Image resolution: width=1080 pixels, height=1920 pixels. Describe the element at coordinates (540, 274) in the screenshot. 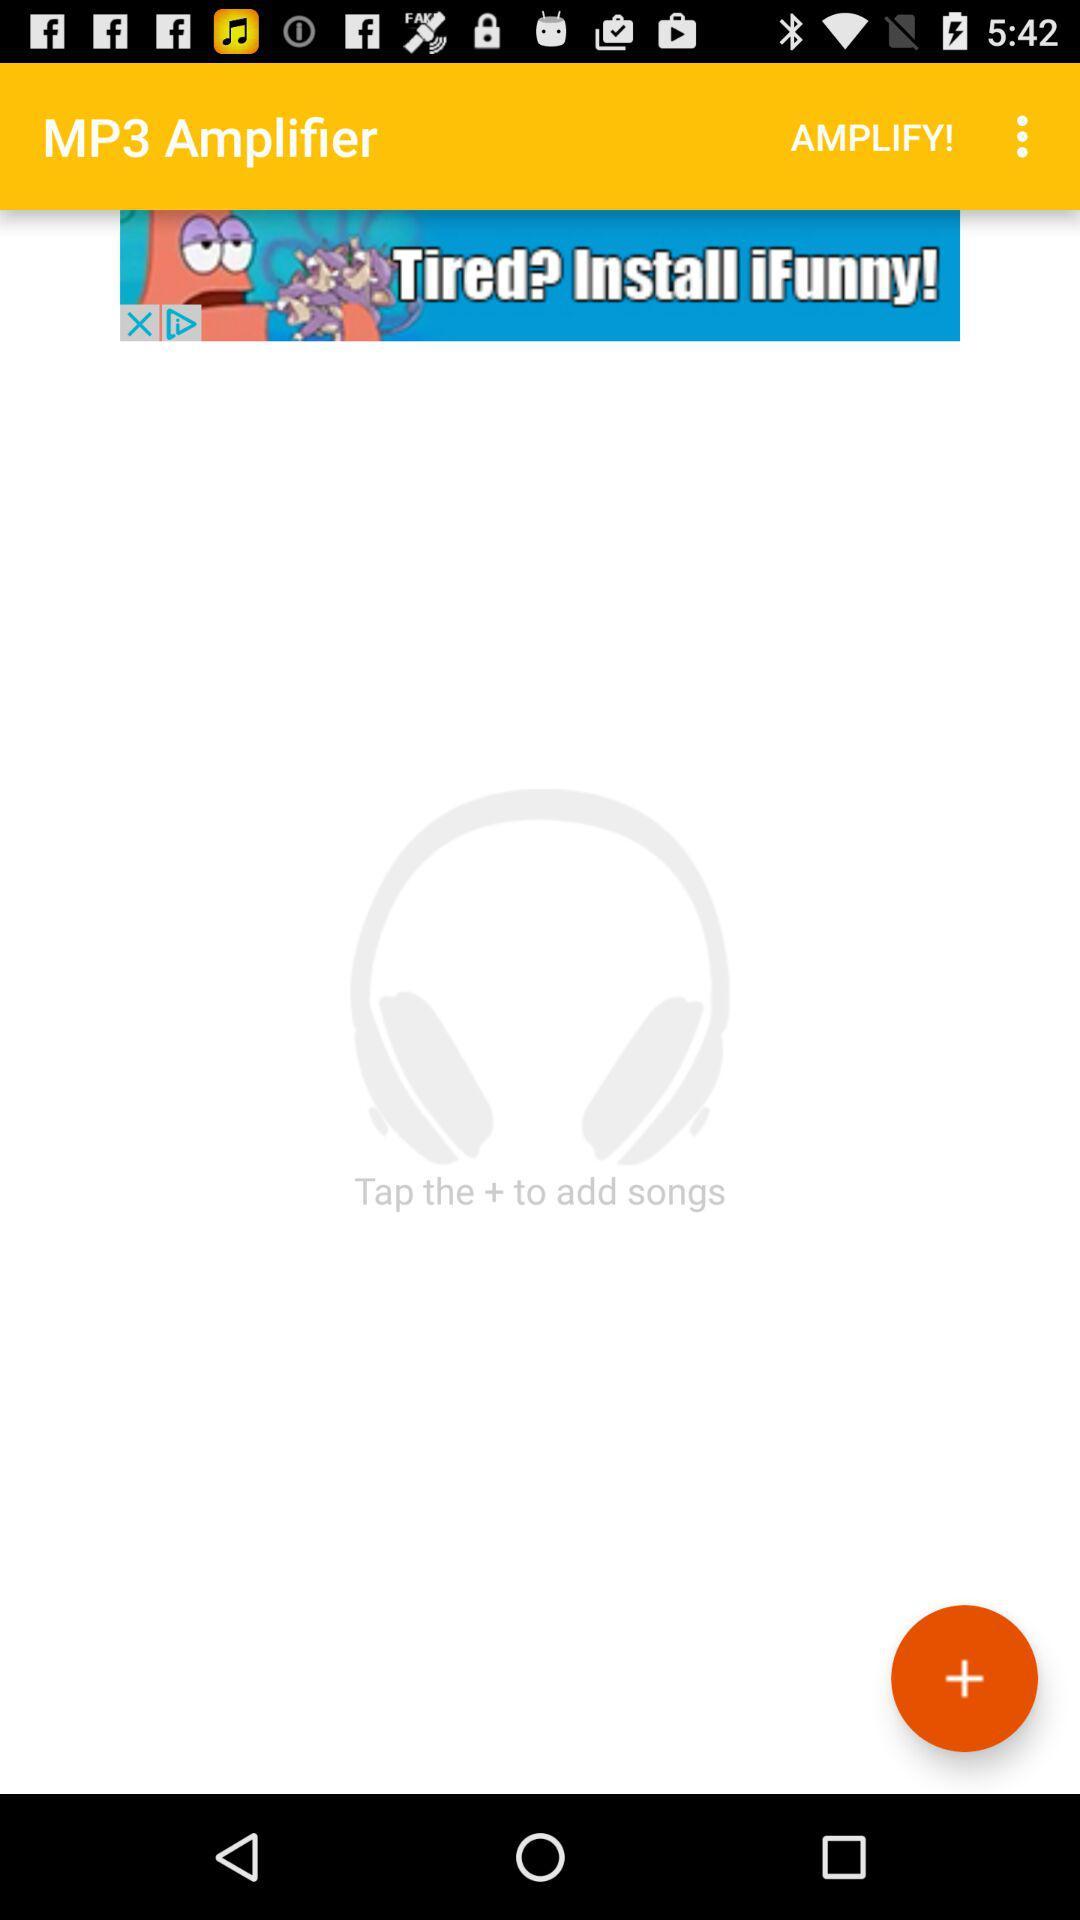

I see `icon button` at that location.